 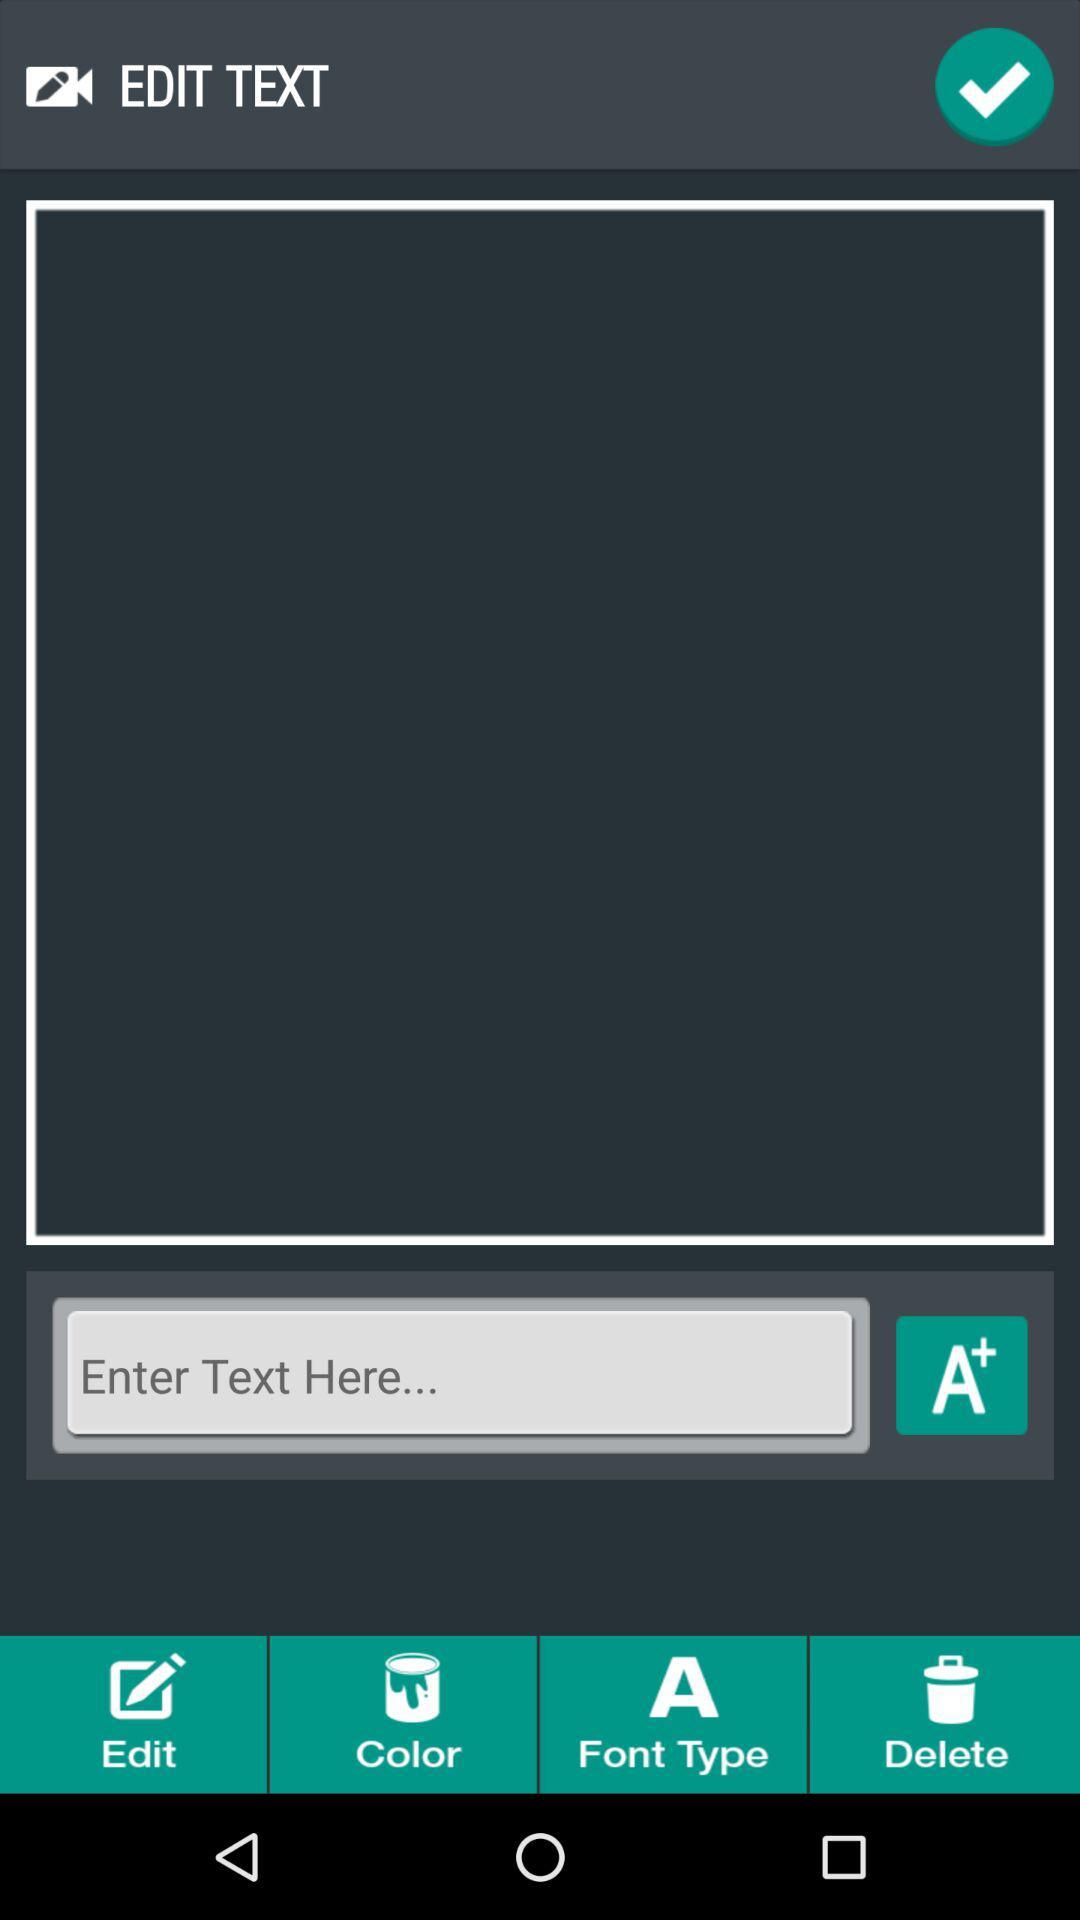 I want to click on begin typing, so click(x=960, y=1374).